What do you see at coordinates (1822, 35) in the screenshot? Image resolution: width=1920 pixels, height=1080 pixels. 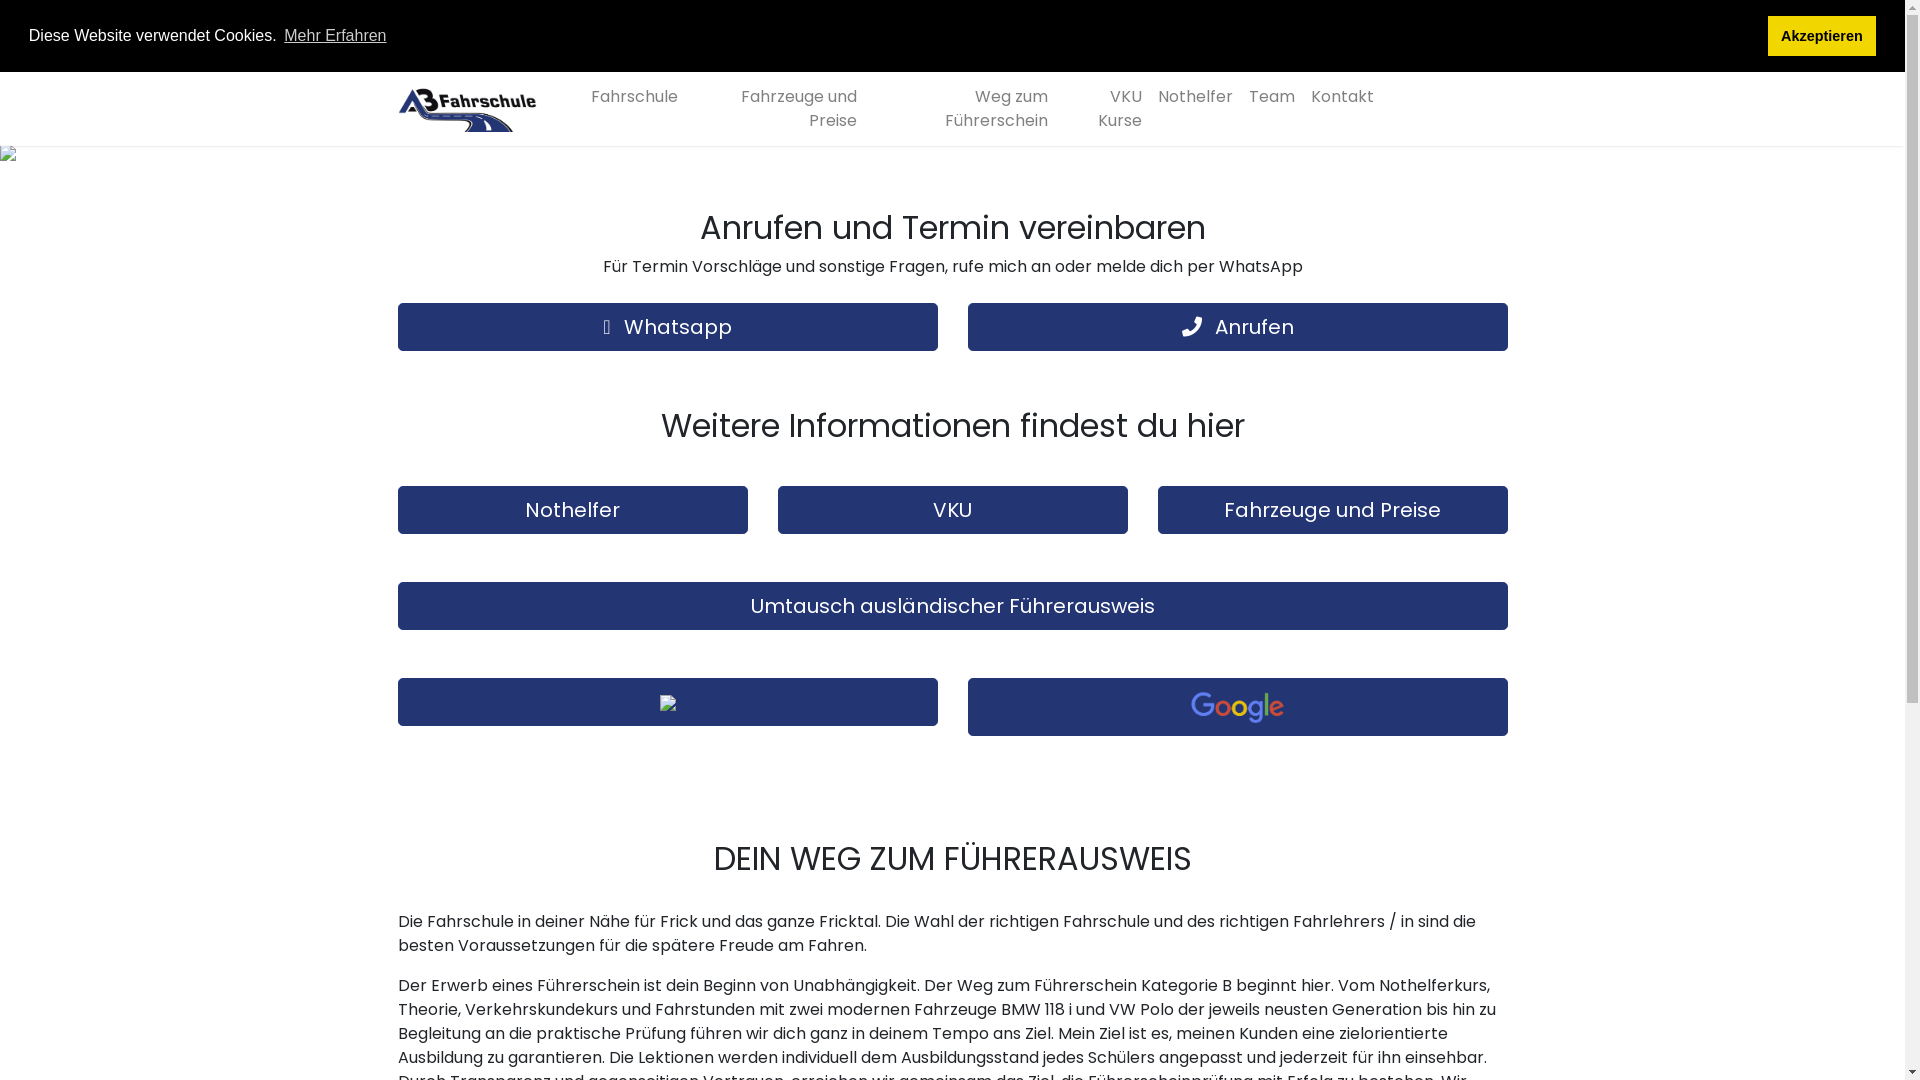 I see `'Akzeptieren'` at bounding box center [1822, 35].